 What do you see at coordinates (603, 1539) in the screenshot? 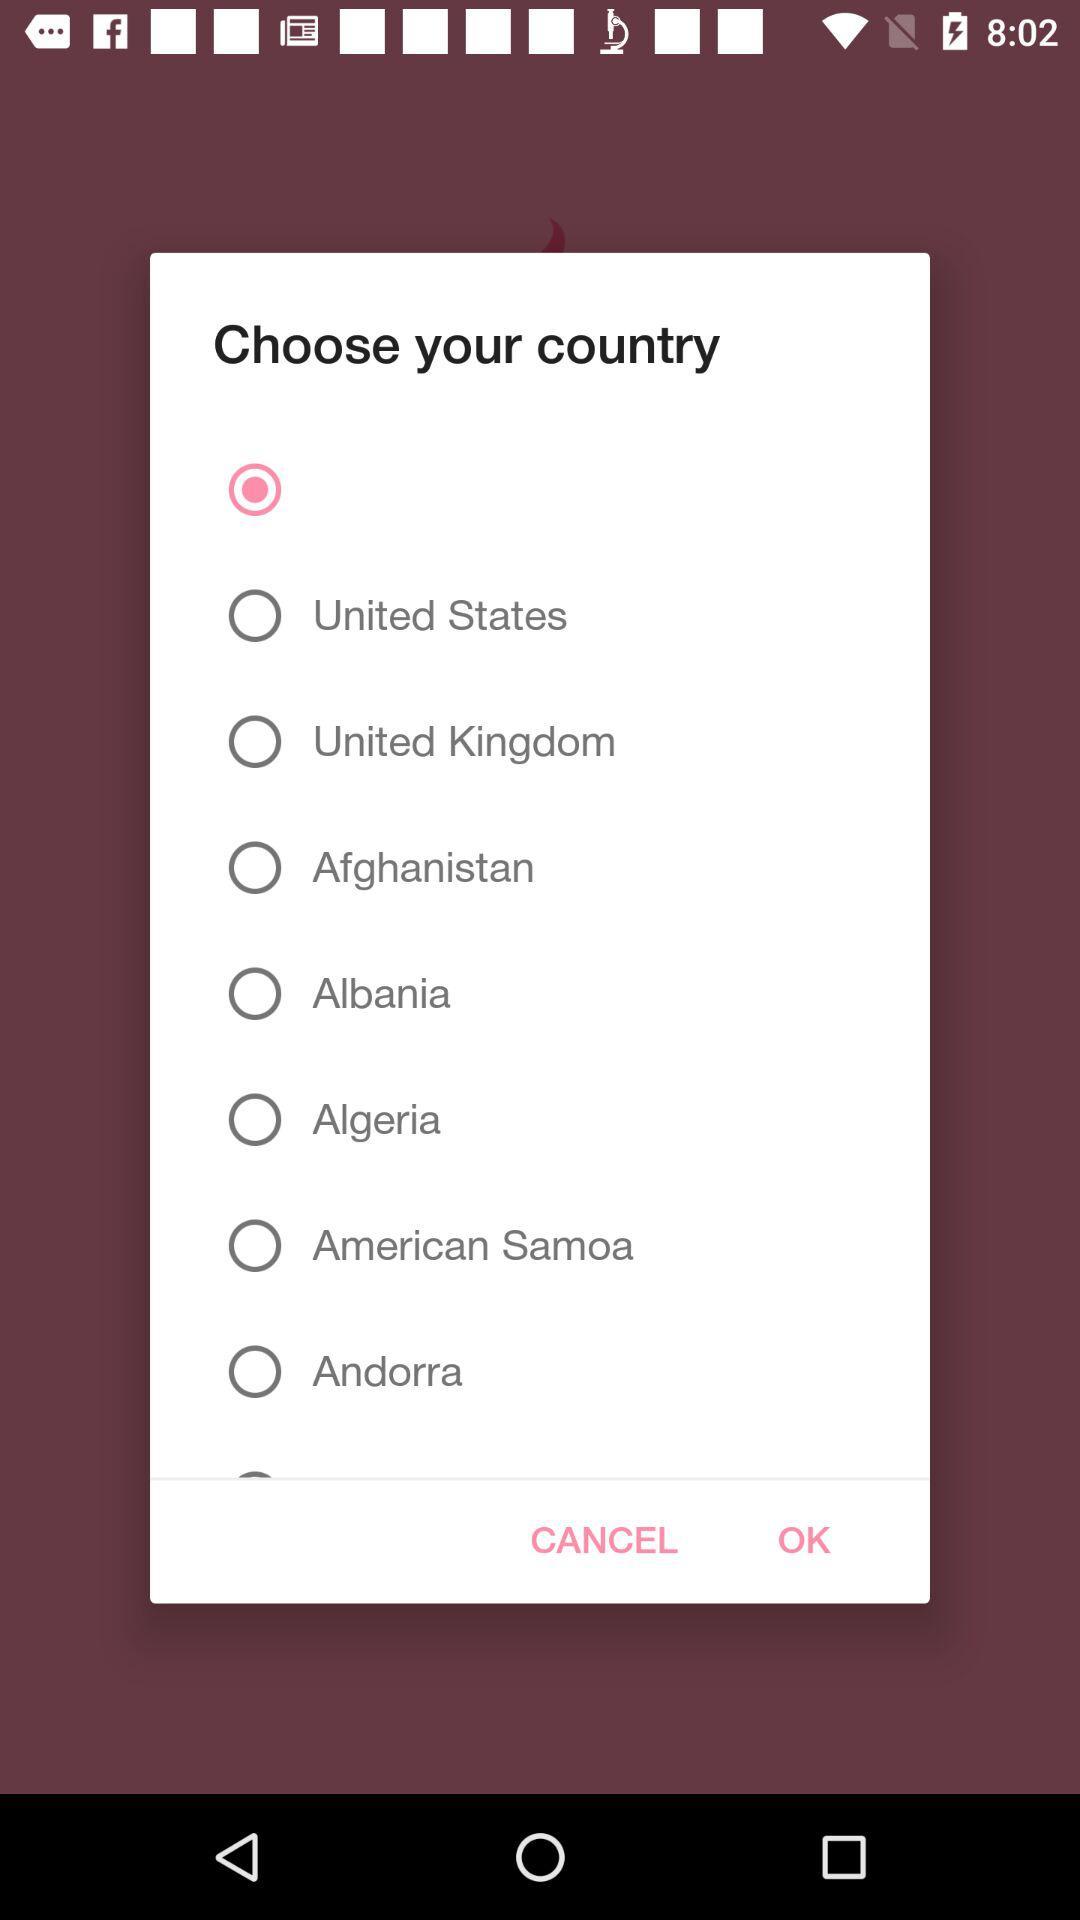
I see `the cancel` at bounding box center [603, 1539].